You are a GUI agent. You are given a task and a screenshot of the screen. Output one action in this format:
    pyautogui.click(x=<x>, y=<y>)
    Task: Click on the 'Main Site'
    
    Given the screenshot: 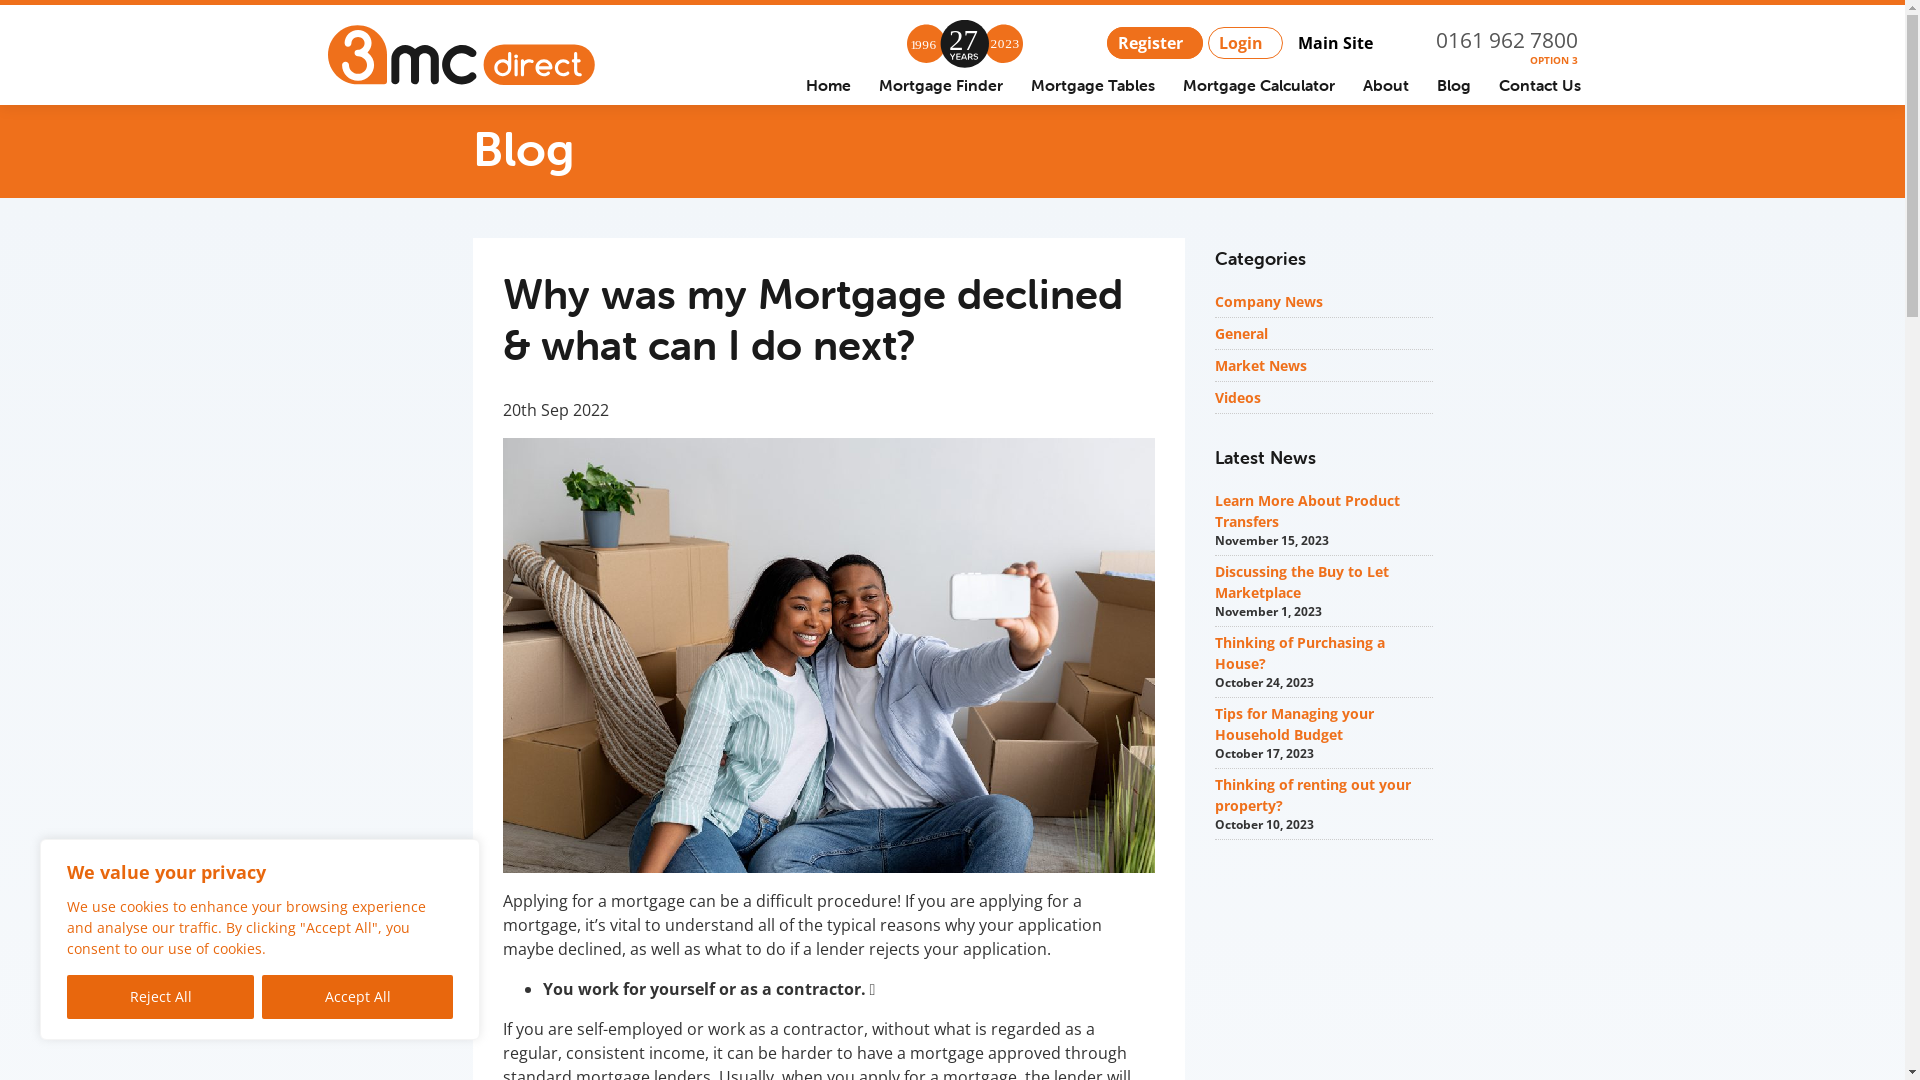 What is the action you would take?
    pyautogui.click(x=1338, y=42)
    